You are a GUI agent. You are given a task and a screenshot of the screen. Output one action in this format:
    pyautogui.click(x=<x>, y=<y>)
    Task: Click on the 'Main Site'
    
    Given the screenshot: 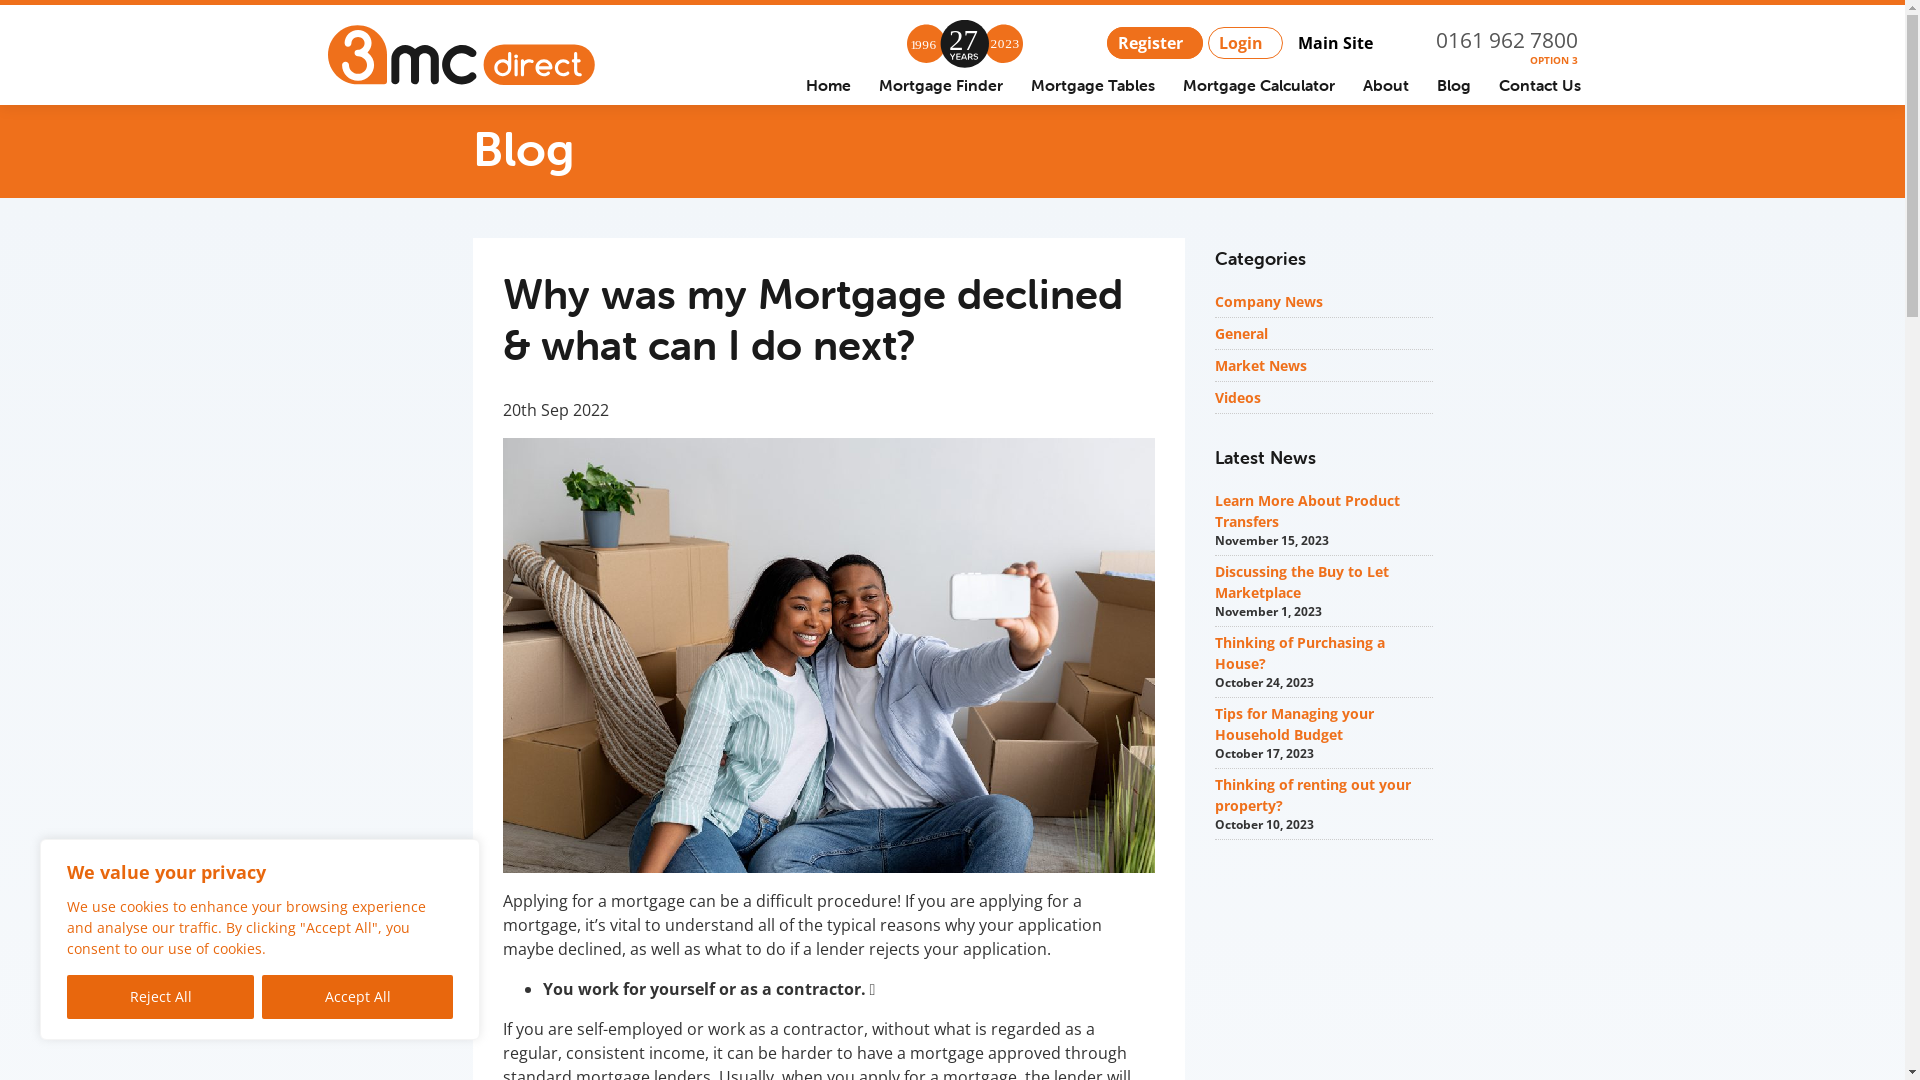 What is the action you would take?
    pyautogui.click(x=1338, y=42)
    